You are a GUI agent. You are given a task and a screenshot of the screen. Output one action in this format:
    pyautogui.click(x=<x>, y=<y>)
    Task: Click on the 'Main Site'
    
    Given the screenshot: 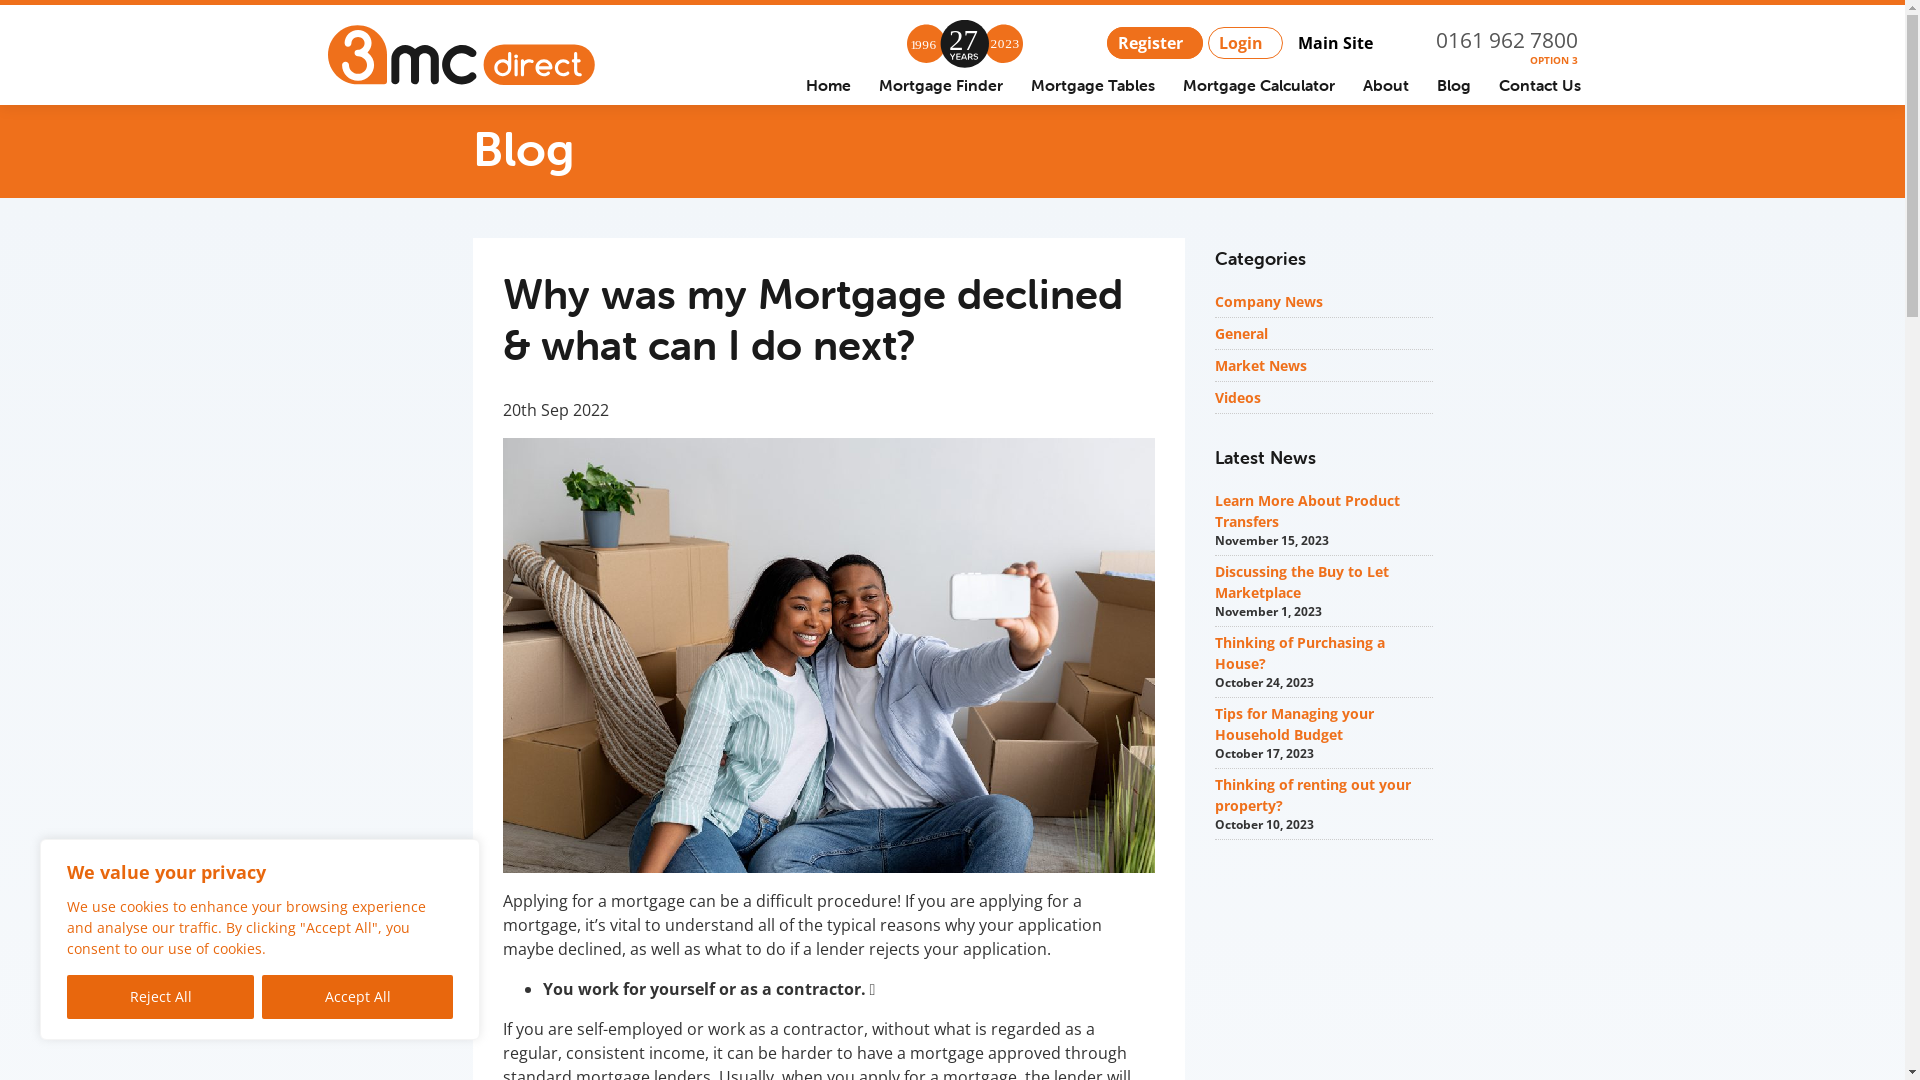 What is the action you would take?
    pyautogui.click(x=1338, y=42)
    